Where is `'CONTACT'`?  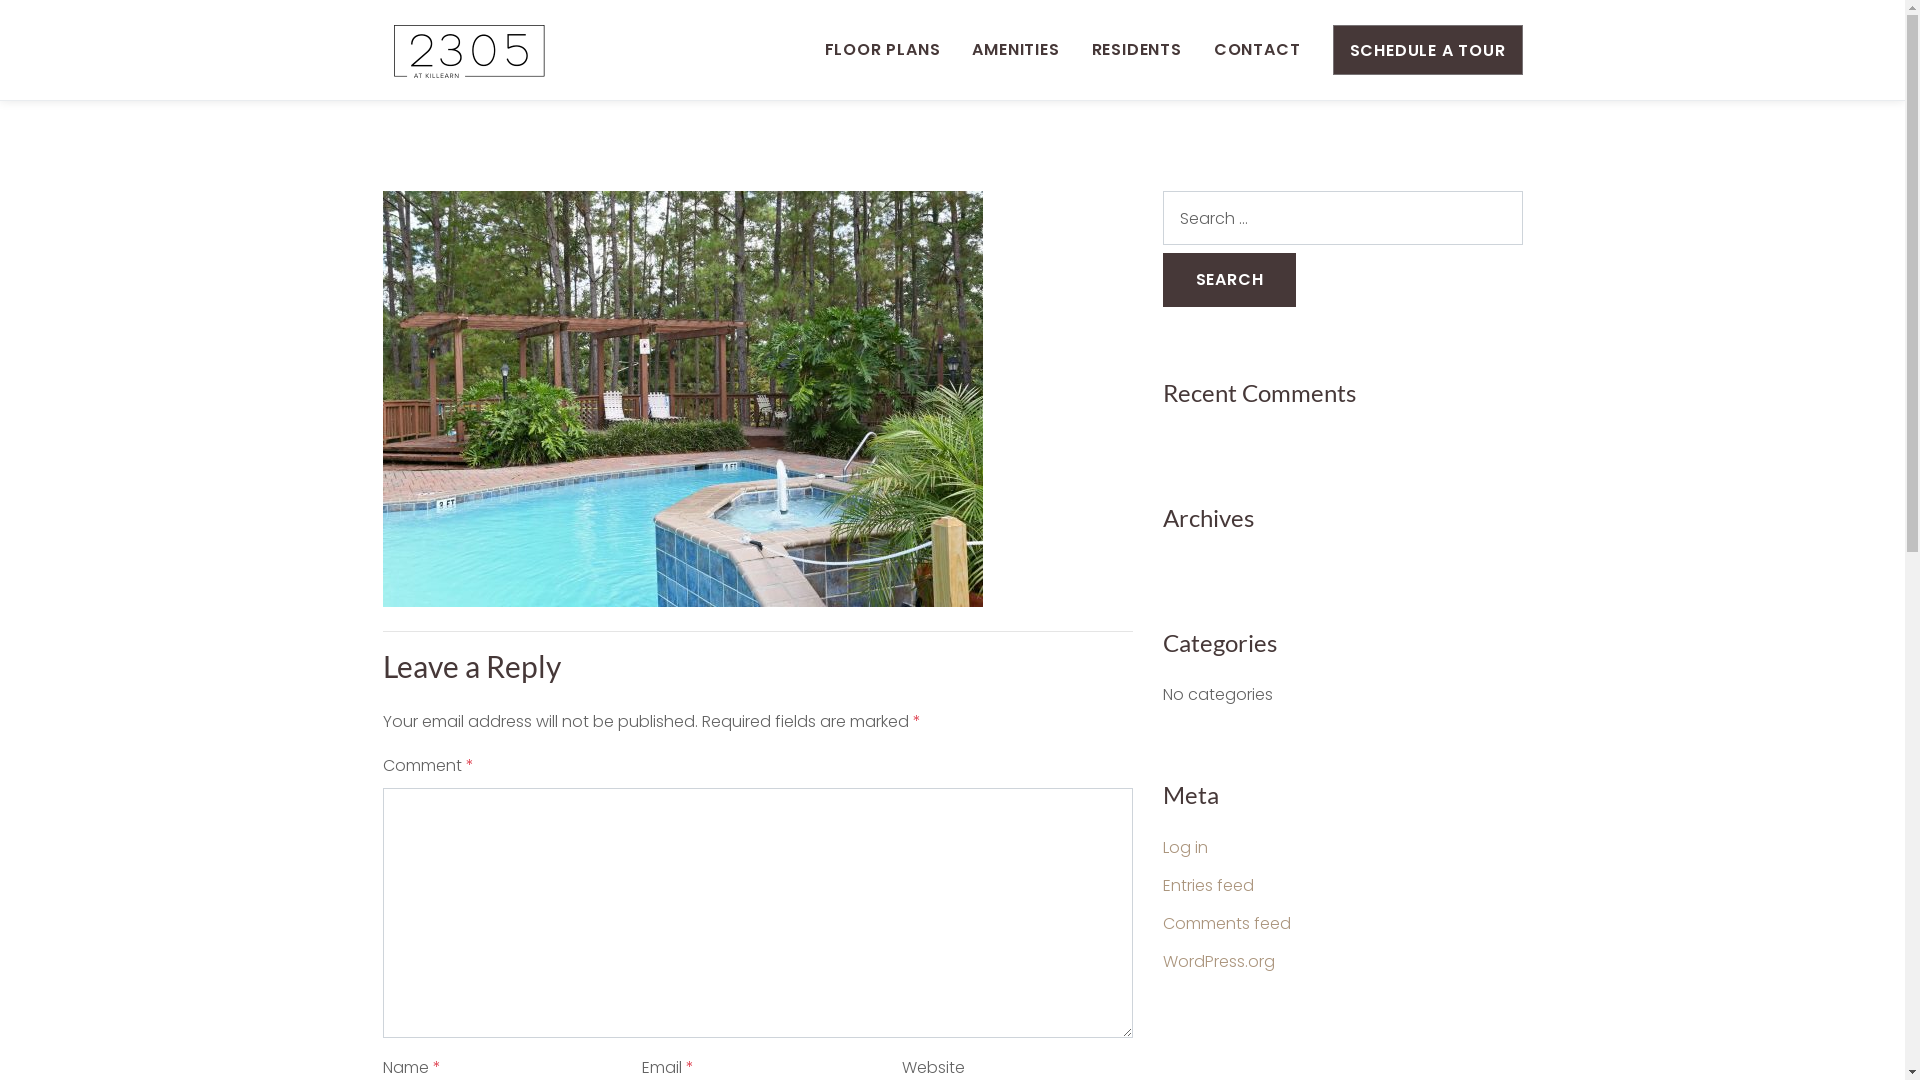
'CONTACT' is located at coordinates (1256, 49).